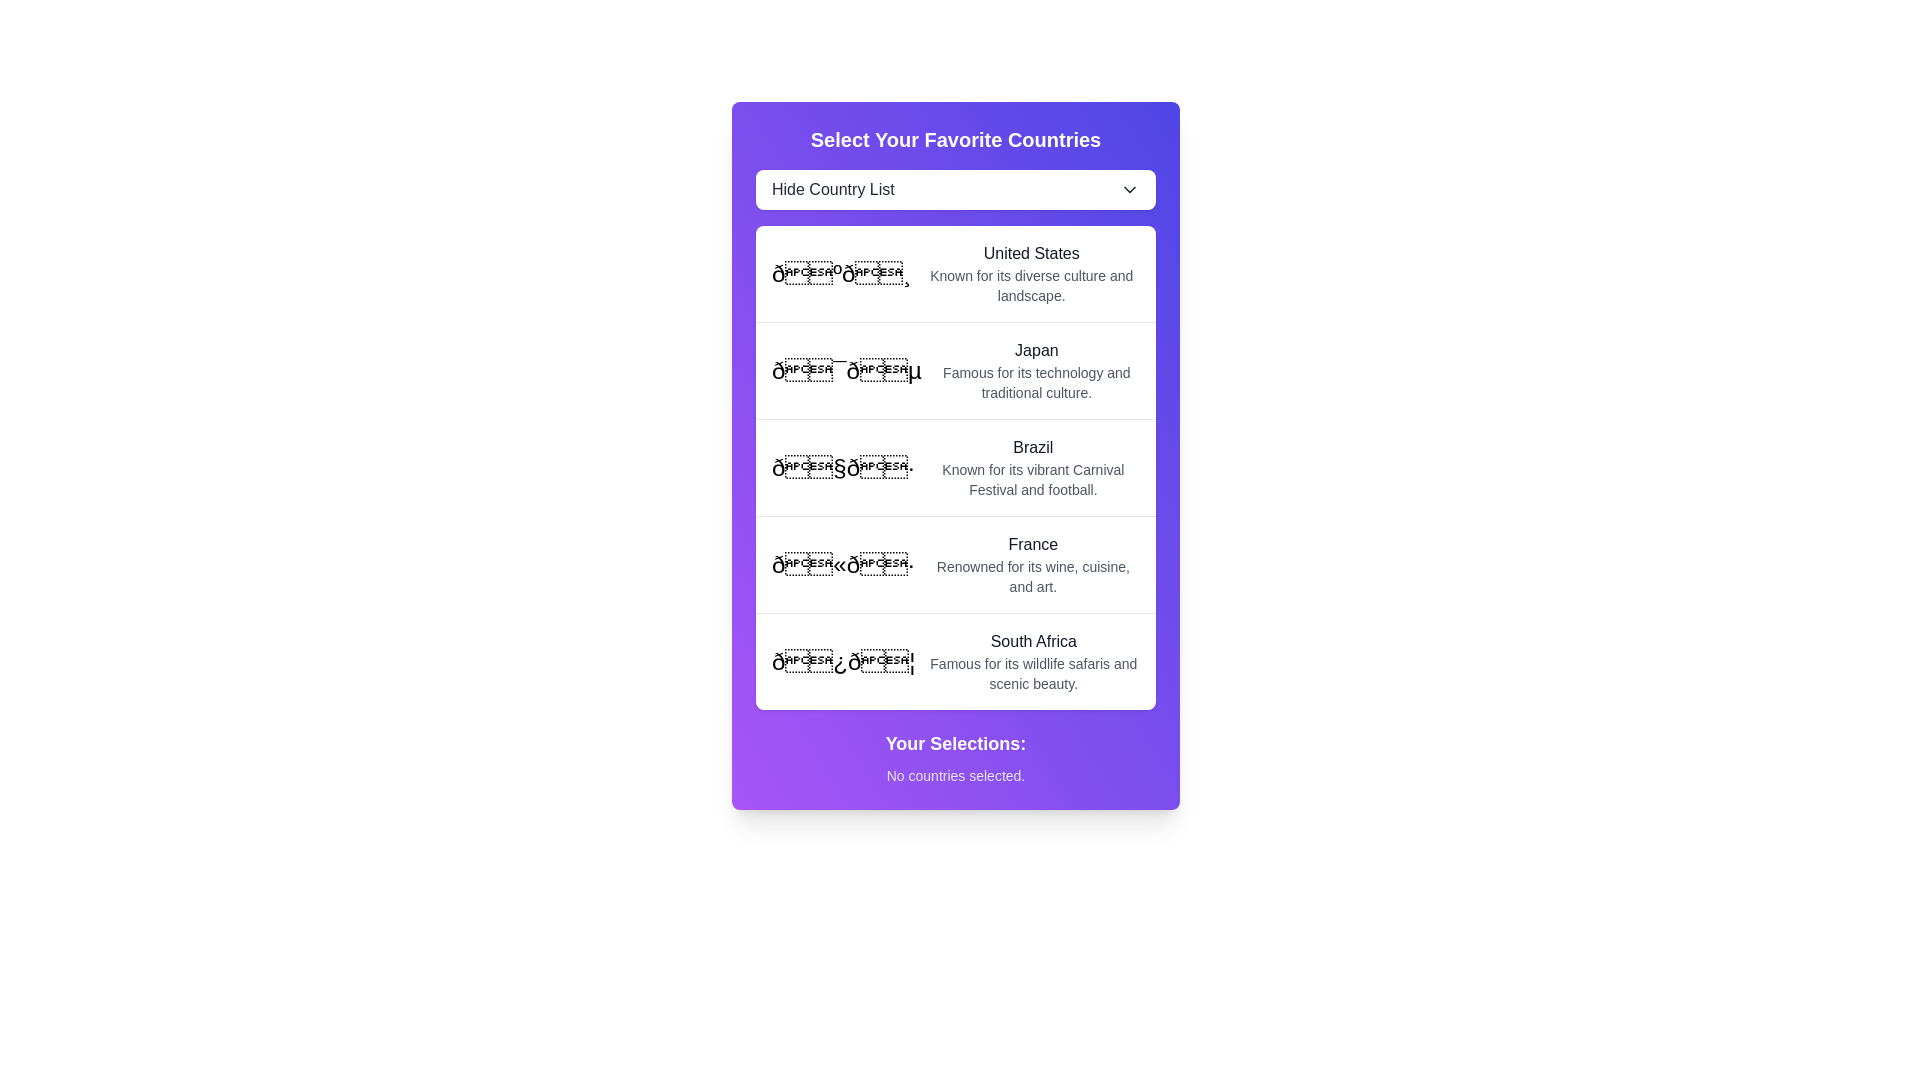 This screenshot has height=1080, width=1920. Describe the element at coordinates (1036, 370) in the screenshot. I see `the textual UI component displaying 'Japan'` at that location.